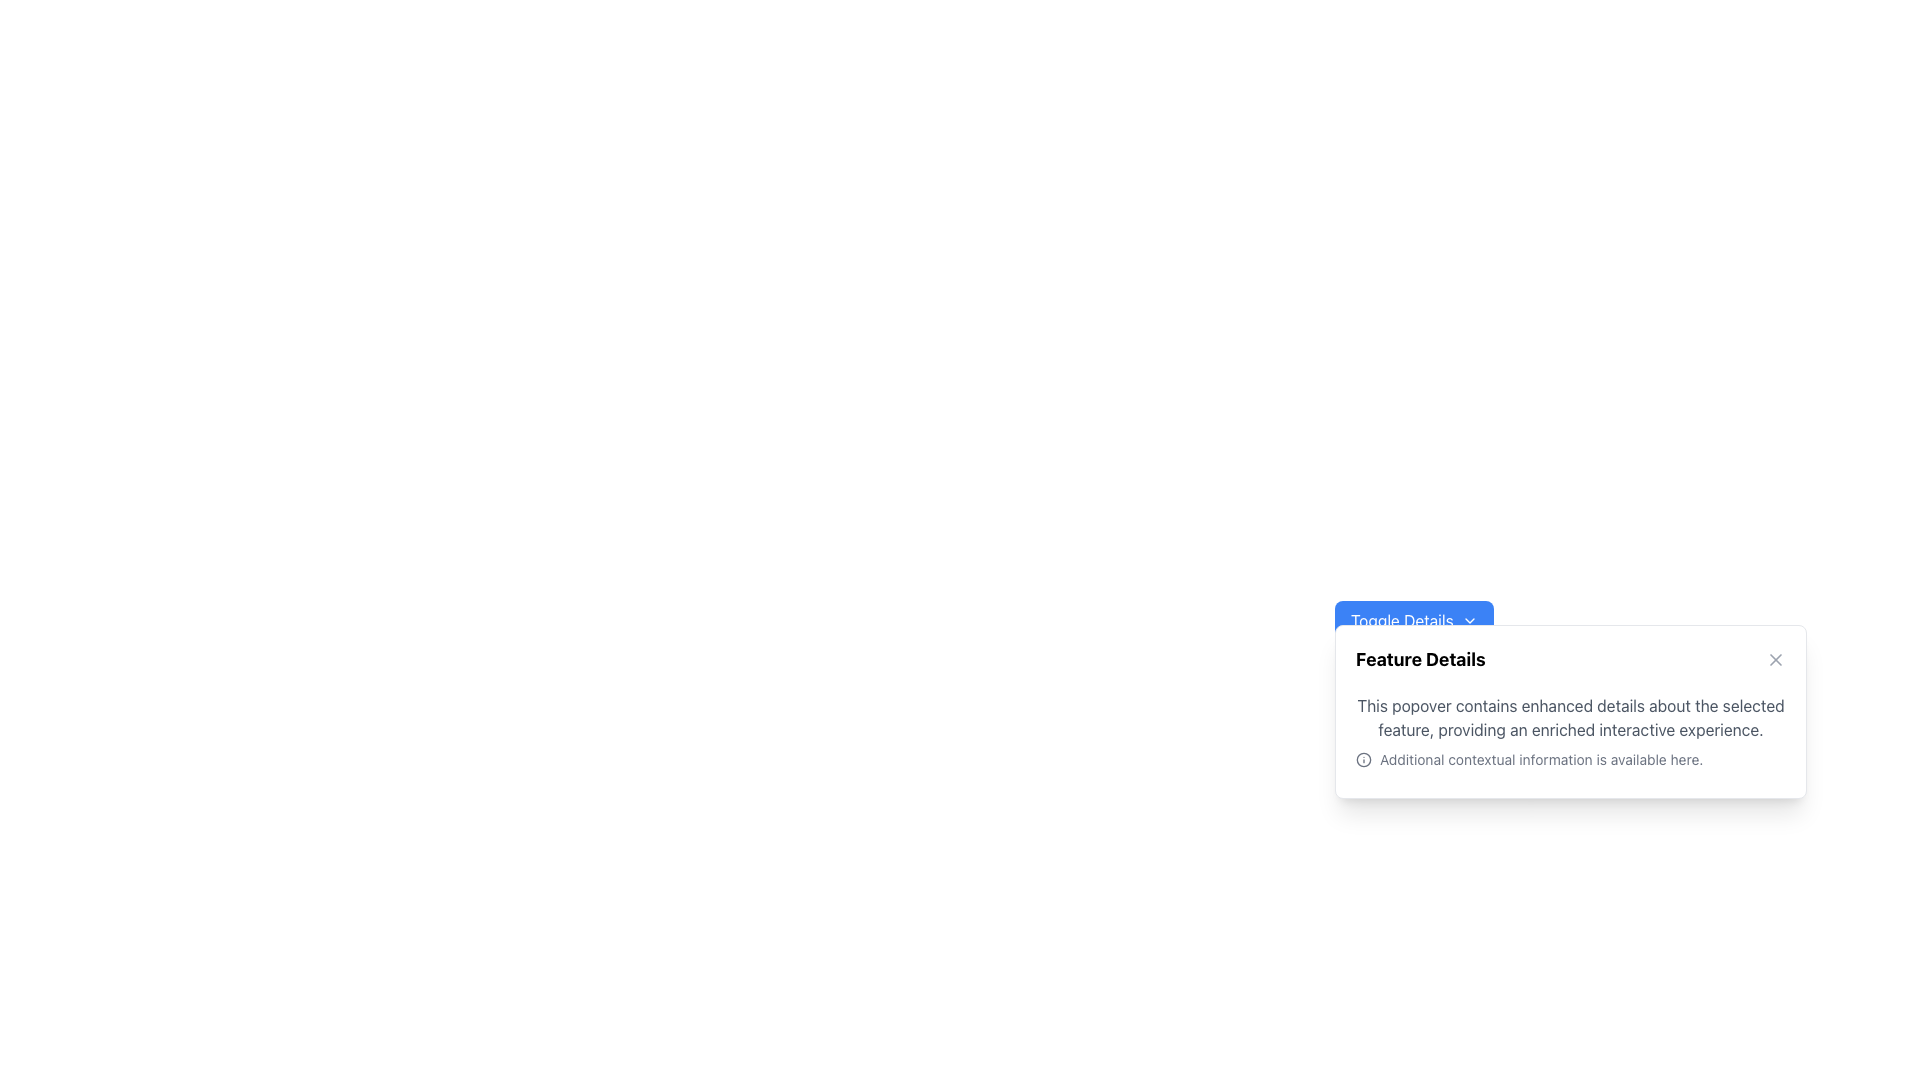  Describe the element at coordinates (1362, 759) in the screenshot. I see `the hollow circle in the SVG graphic, styled with a stroke width of 2px, located near the 'Feature Details' popover and positioned within the bottom-right pop-over structure` at that location.